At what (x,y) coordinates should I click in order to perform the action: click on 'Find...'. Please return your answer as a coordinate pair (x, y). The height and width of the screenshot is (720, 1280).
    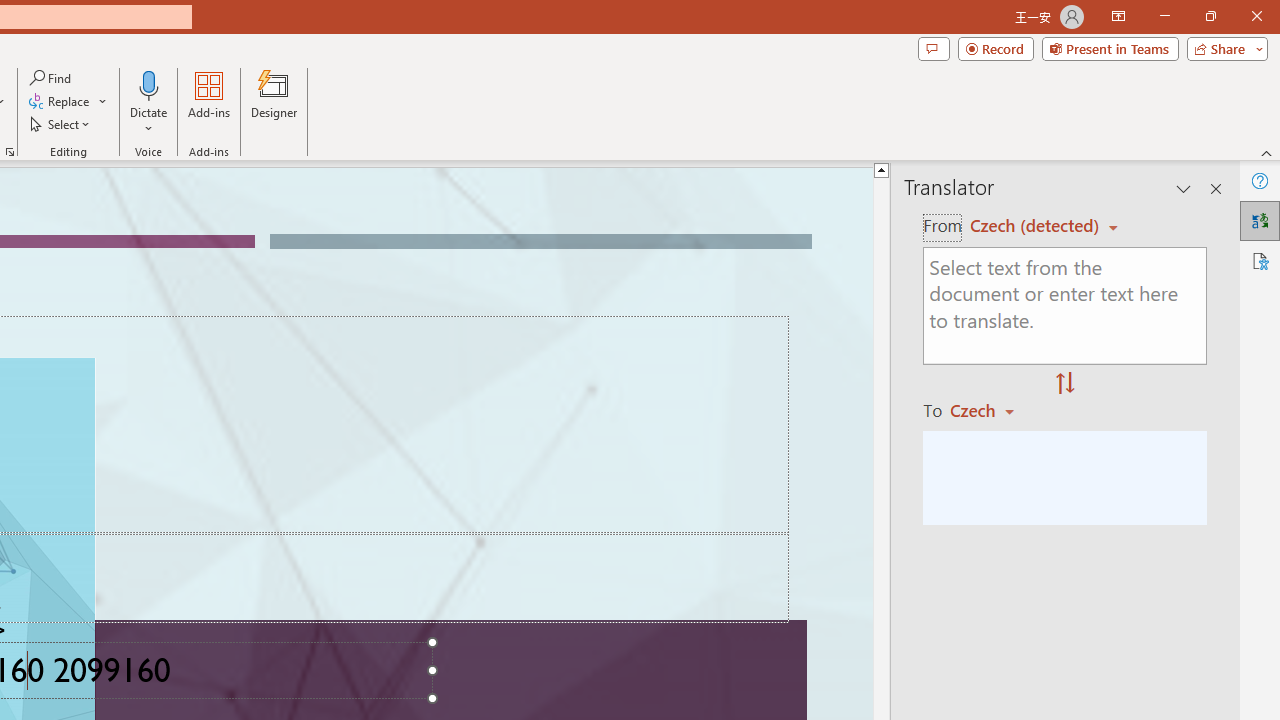
    Looking at the image, I should click on (51, 77).